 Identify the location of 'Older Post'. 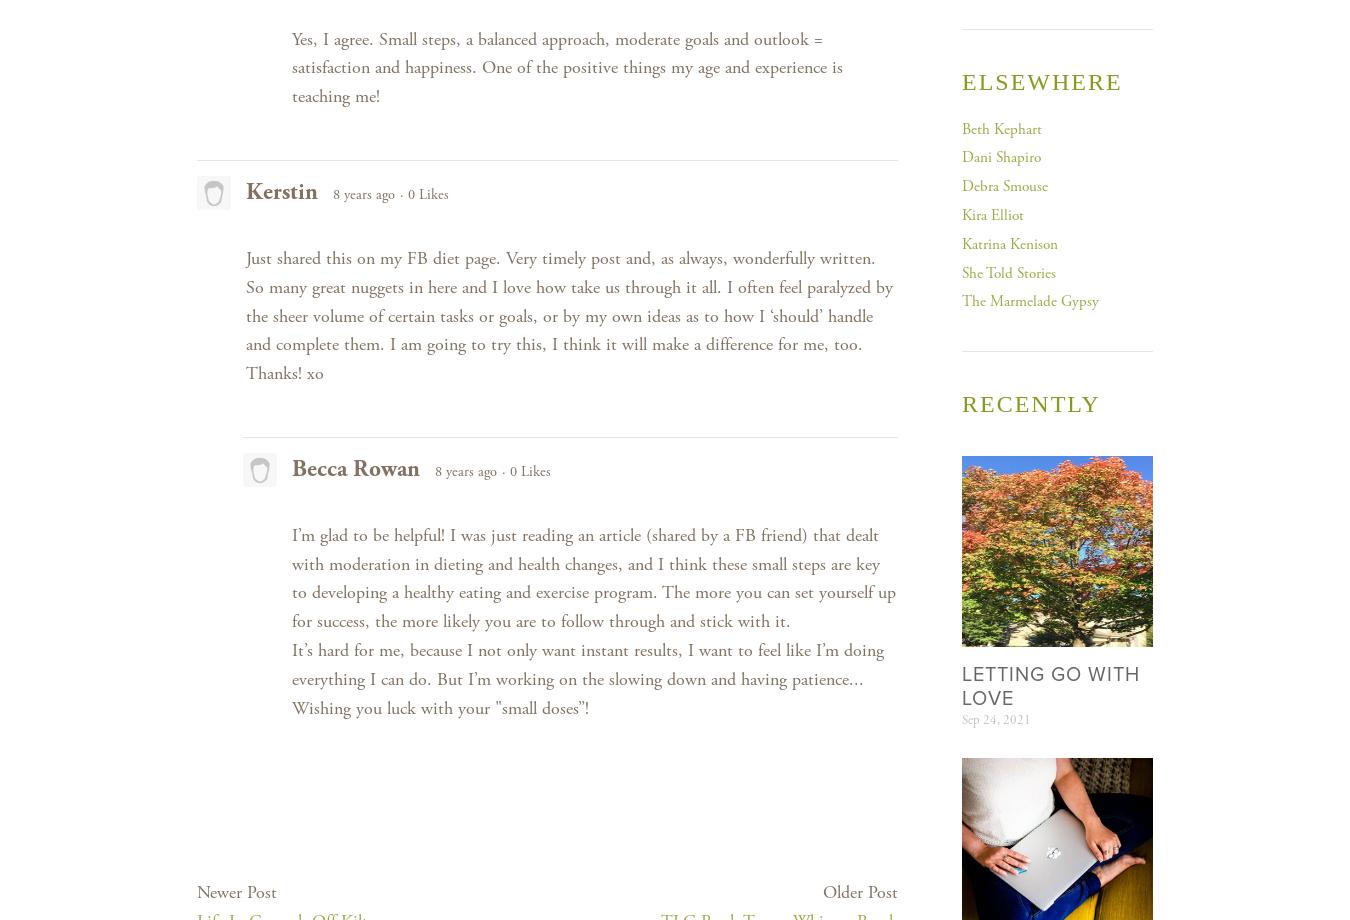
(860, 891).